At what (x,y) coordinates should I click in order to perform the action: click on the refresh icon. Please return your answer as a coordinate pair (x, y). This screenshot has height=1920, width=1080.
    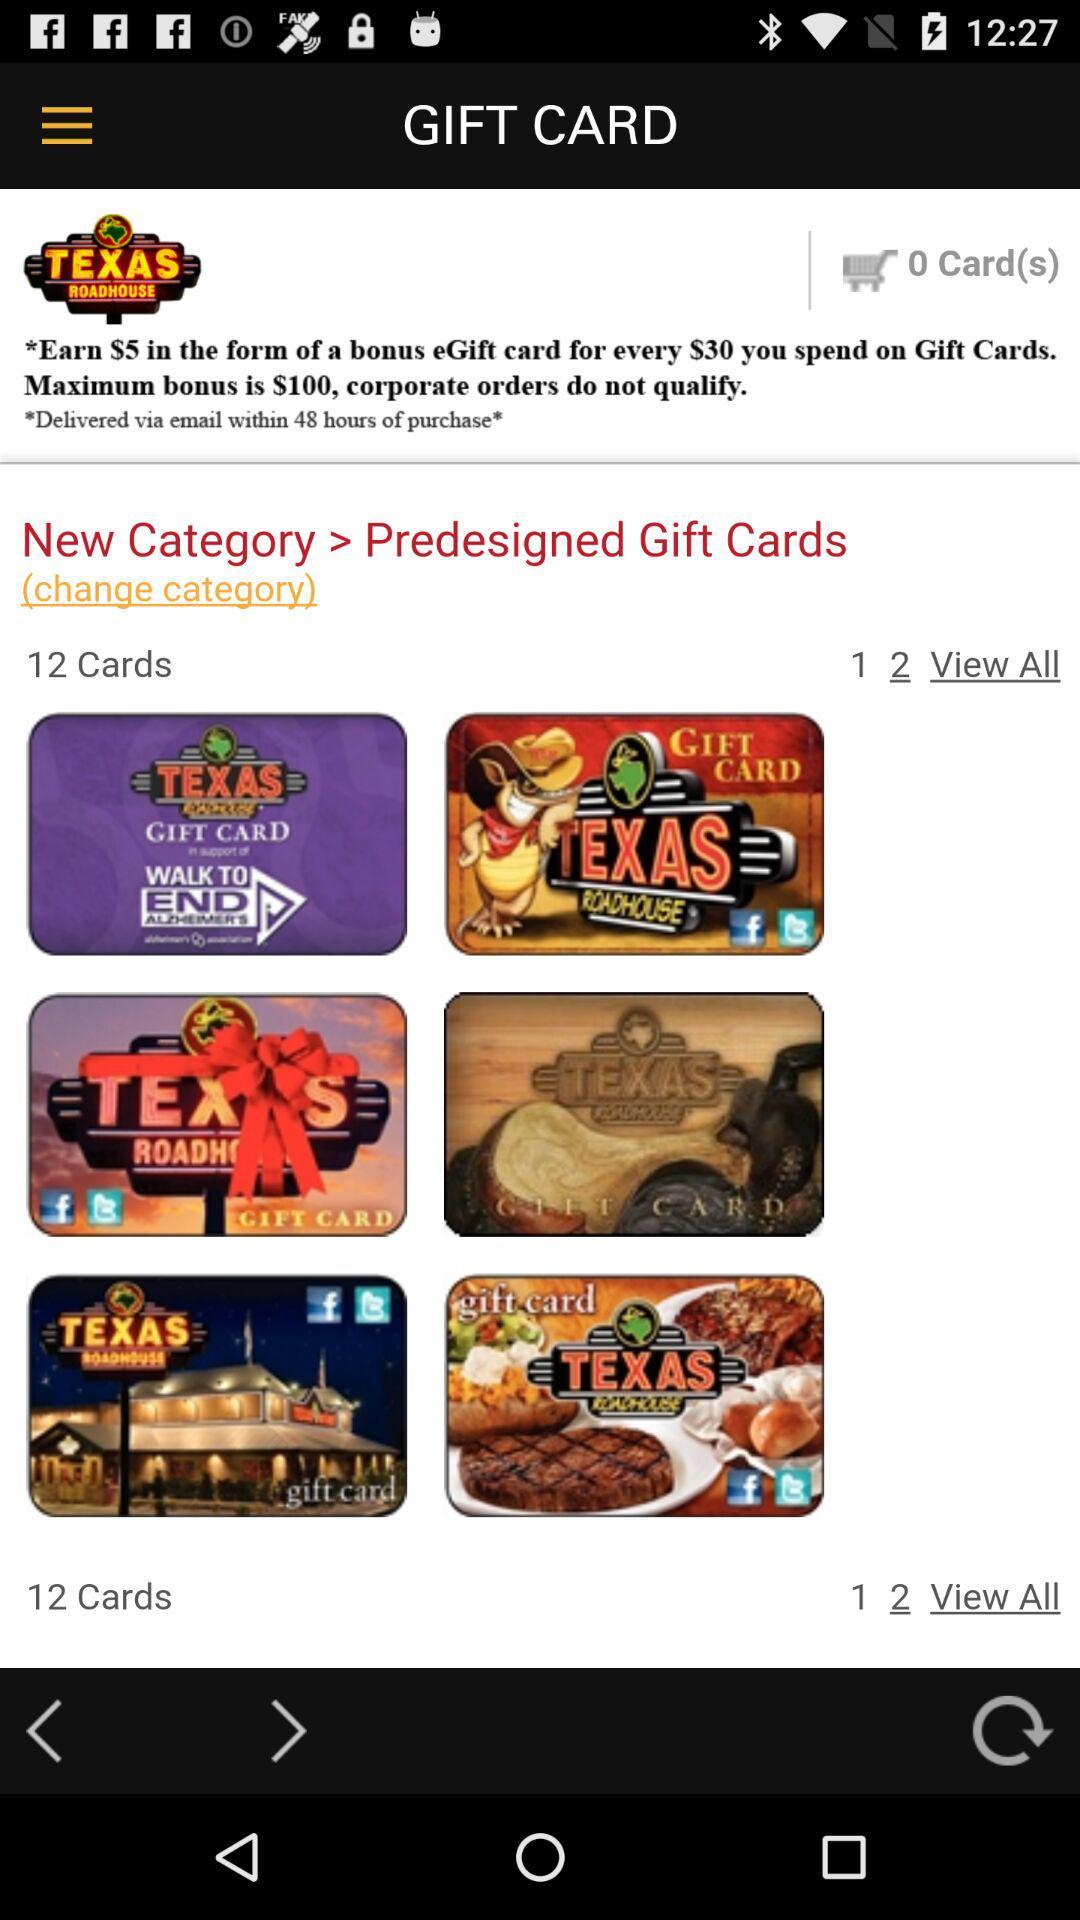
    Looking at the image, I should click on (1012, 1851).